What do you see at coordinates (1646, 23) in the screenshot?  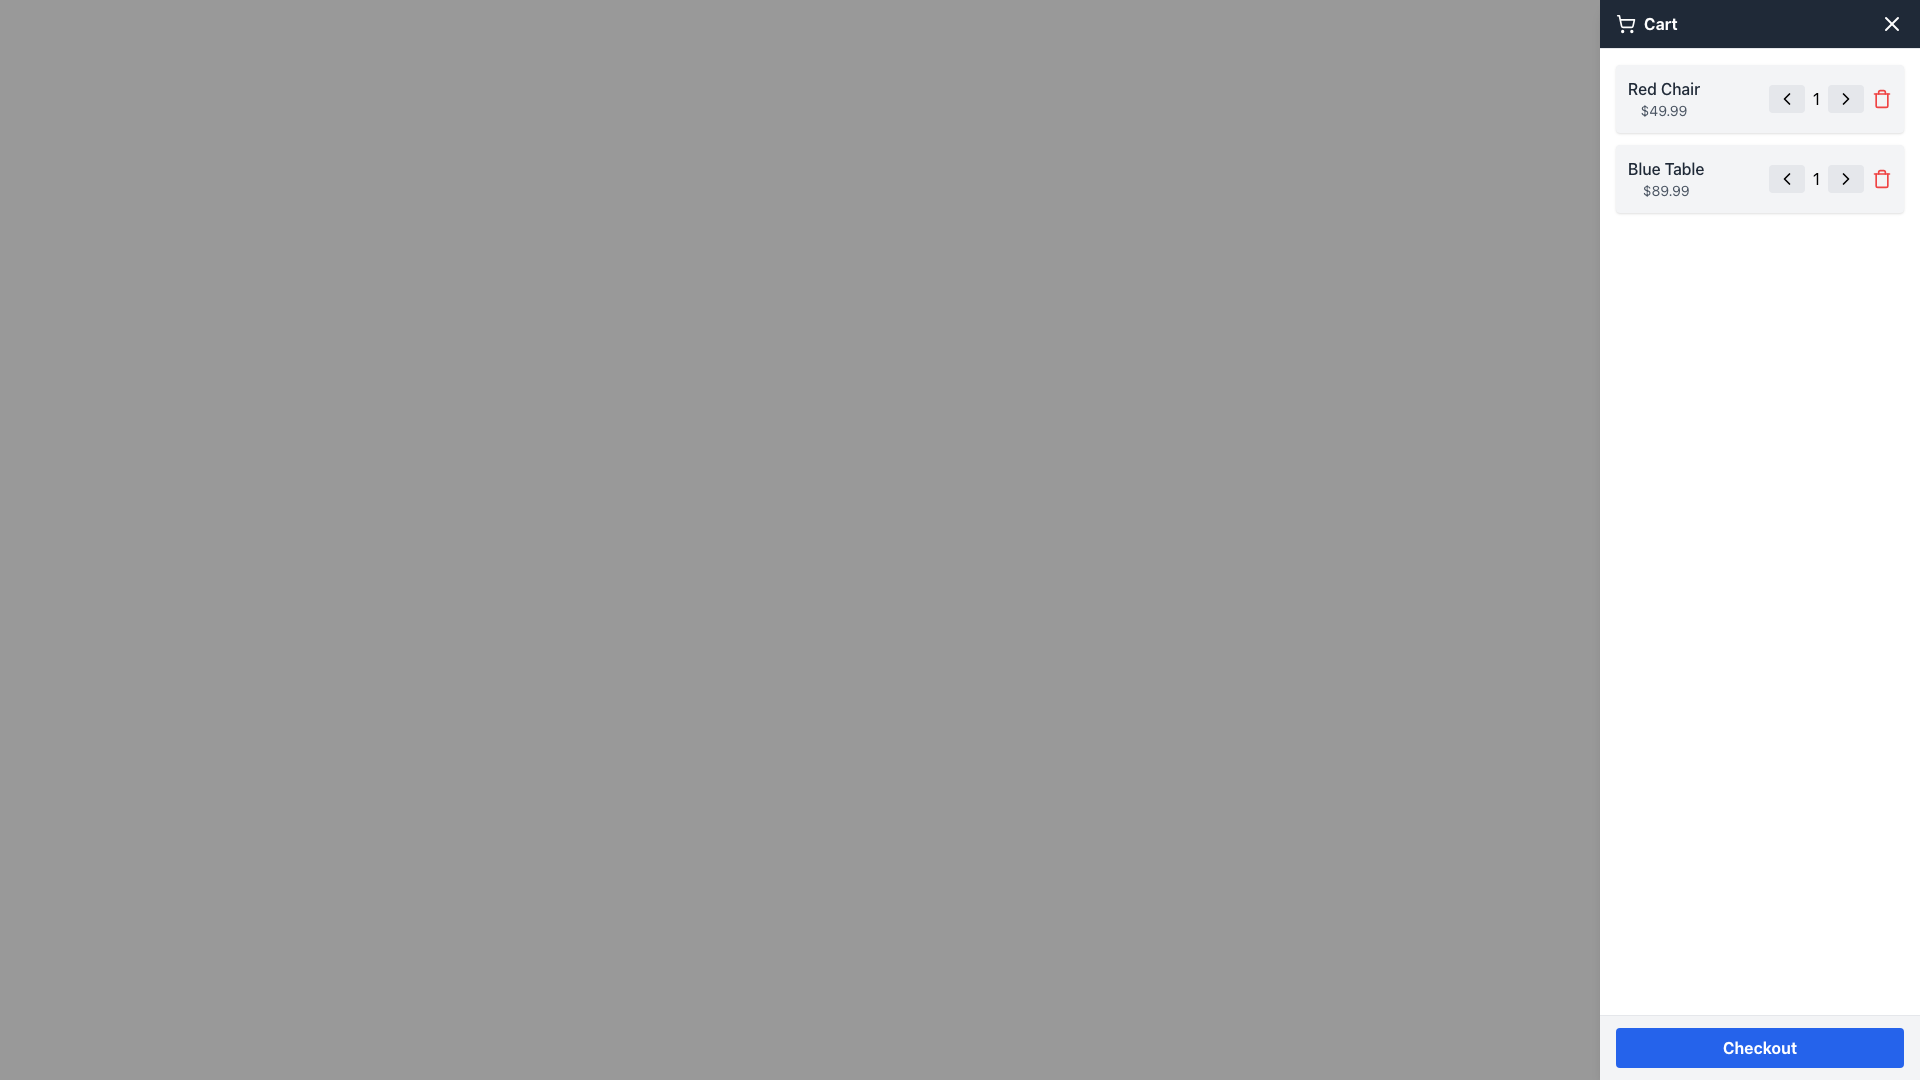 I see `the 'Cart' text label with icon located at the top-right corner of the header, styled with bold white font against a dark background` at bounding box center [1646, 23].